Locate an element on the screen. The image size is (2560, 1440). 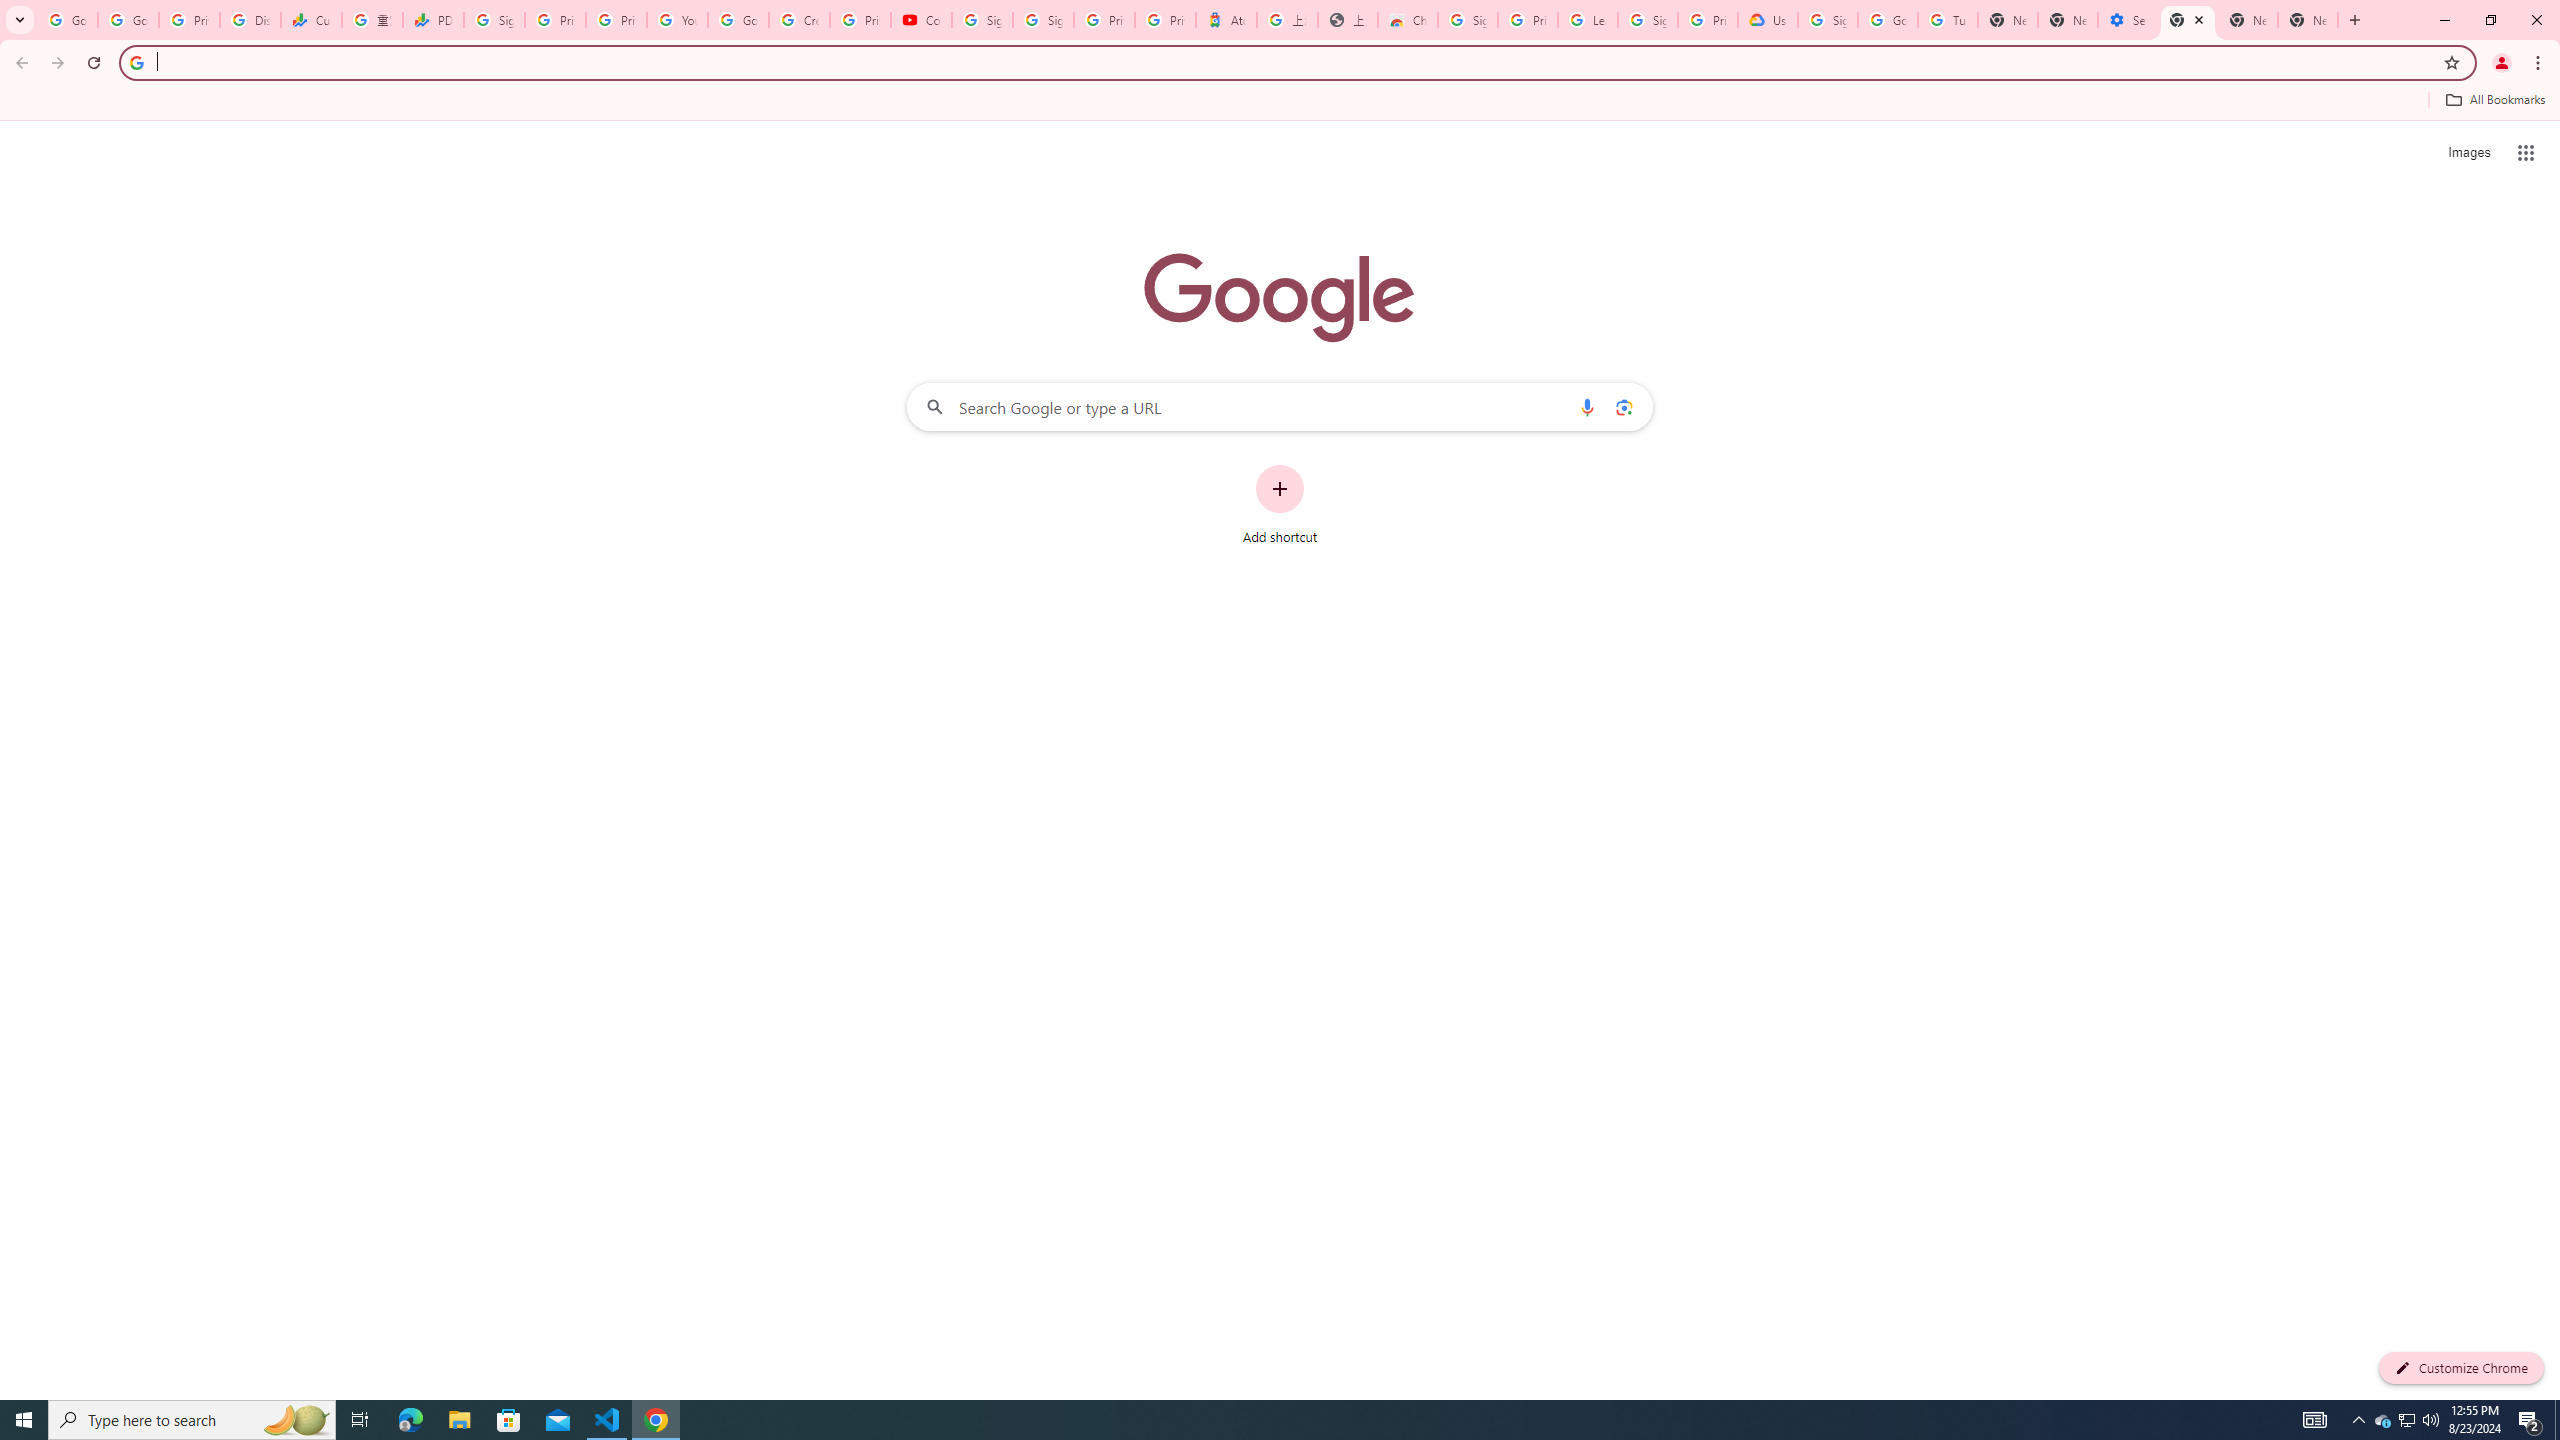
'Turn cookies on or off - Computer - Google Account Help' is located at coordinates (1948, 19).